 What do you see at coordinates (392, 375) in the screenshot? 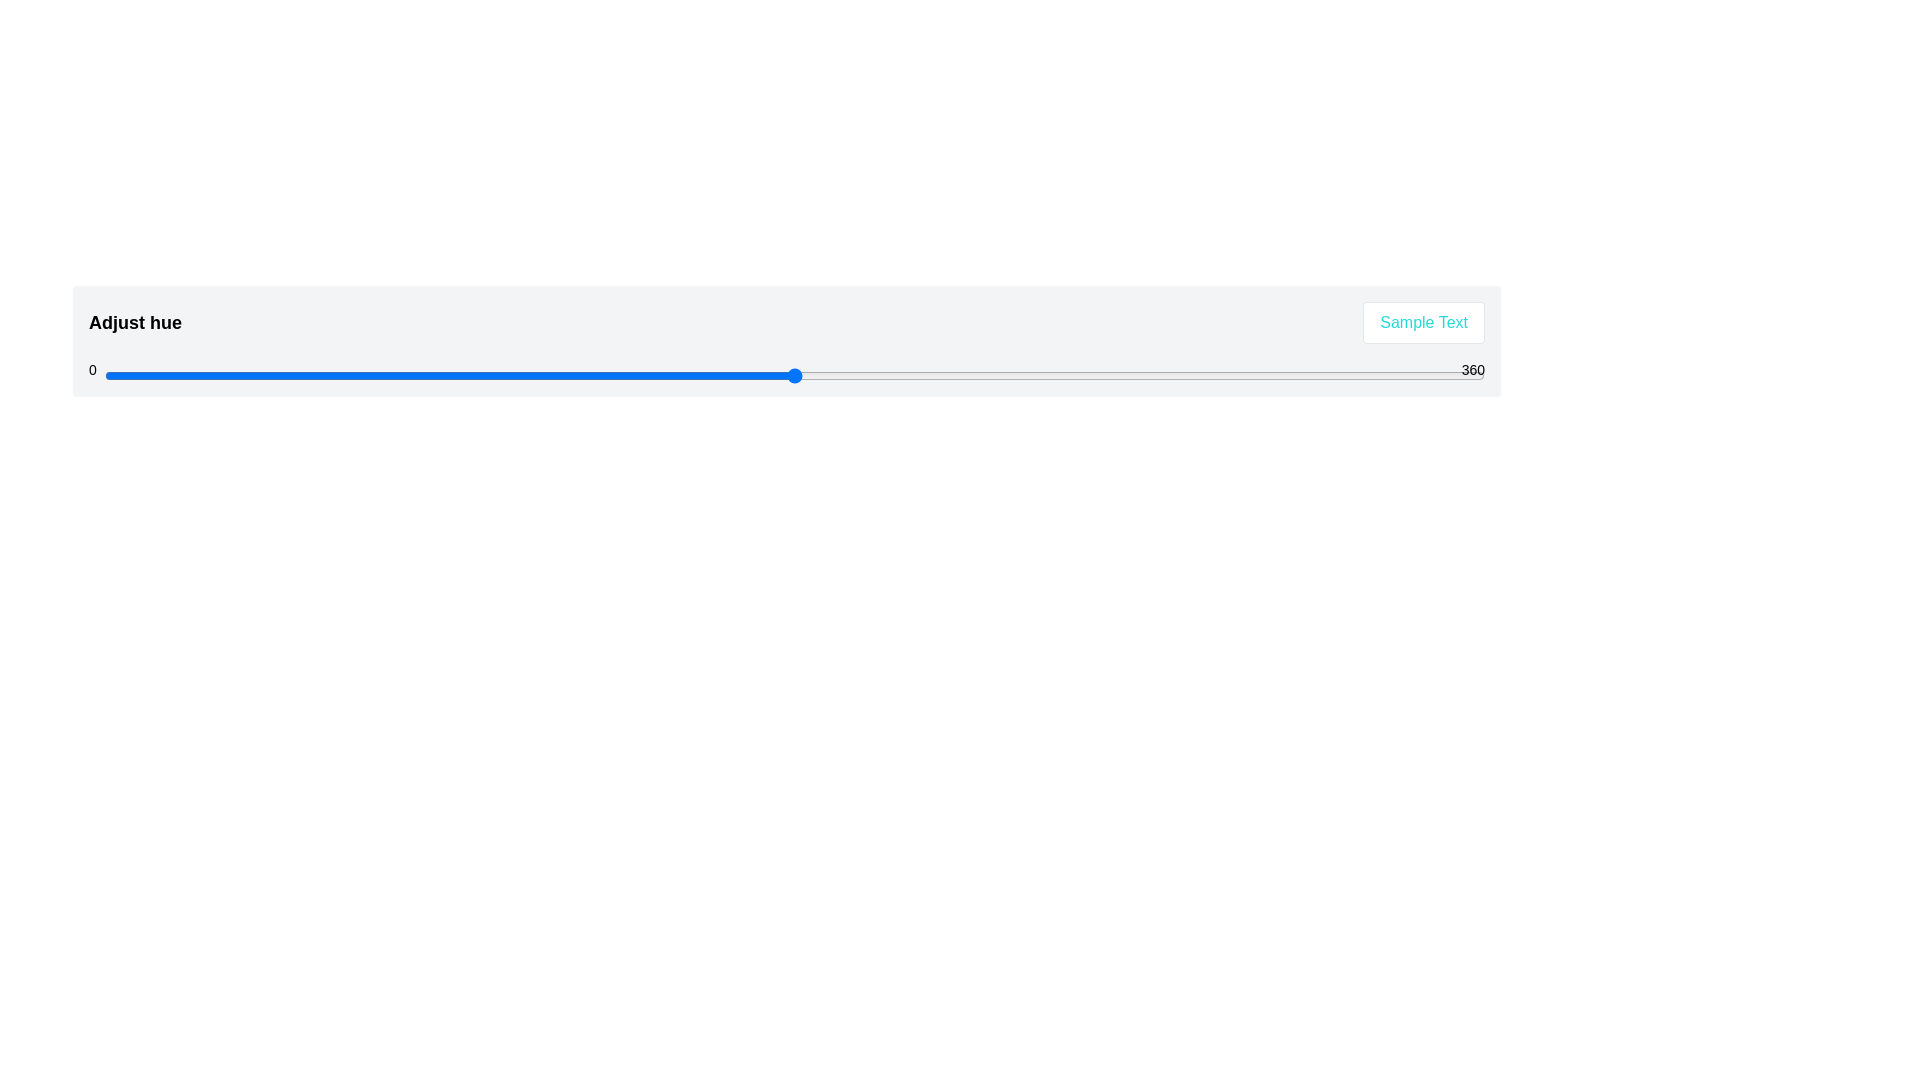
I see `the hue slider to a value of 75` at bounding box center [392, 375].